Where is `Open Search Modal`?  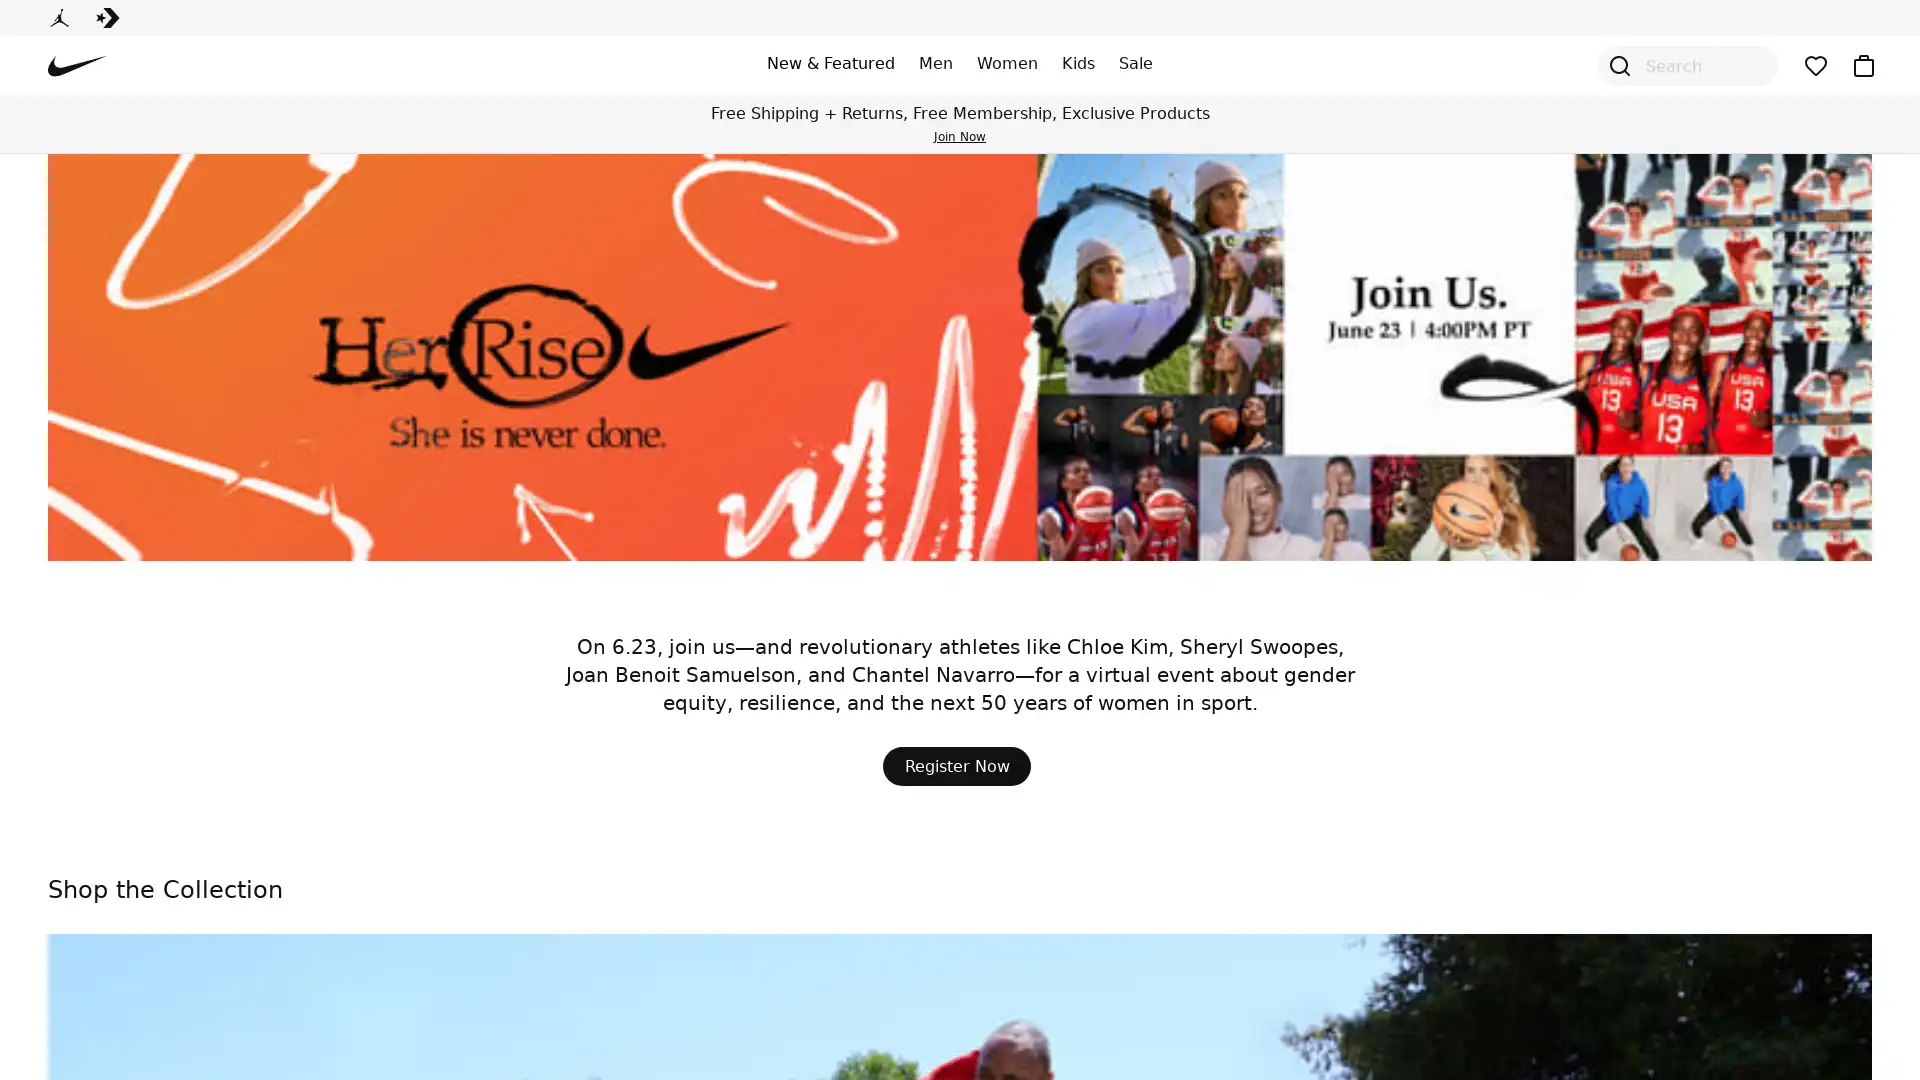
Open Search Modal is located at coordinates (1620, 64).